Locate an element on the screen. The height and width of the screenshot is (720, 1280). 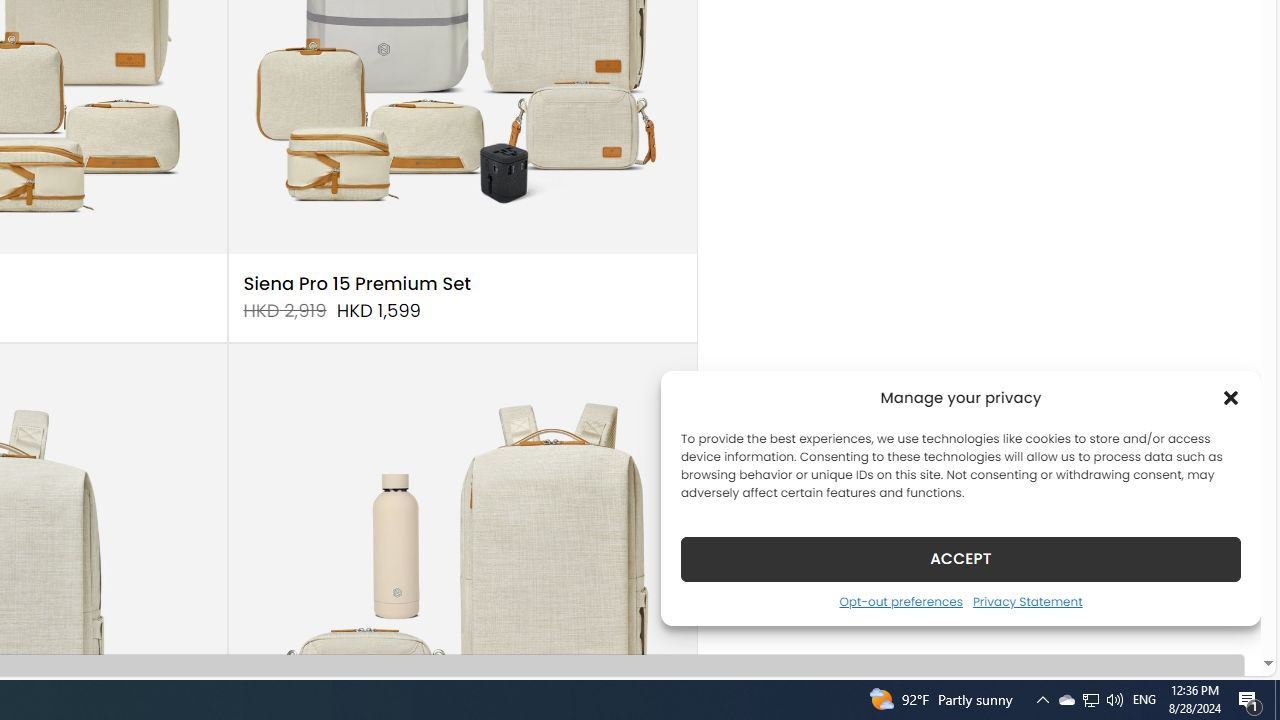
'Class: cmplz-close' is located at coordinates (1230, 397).